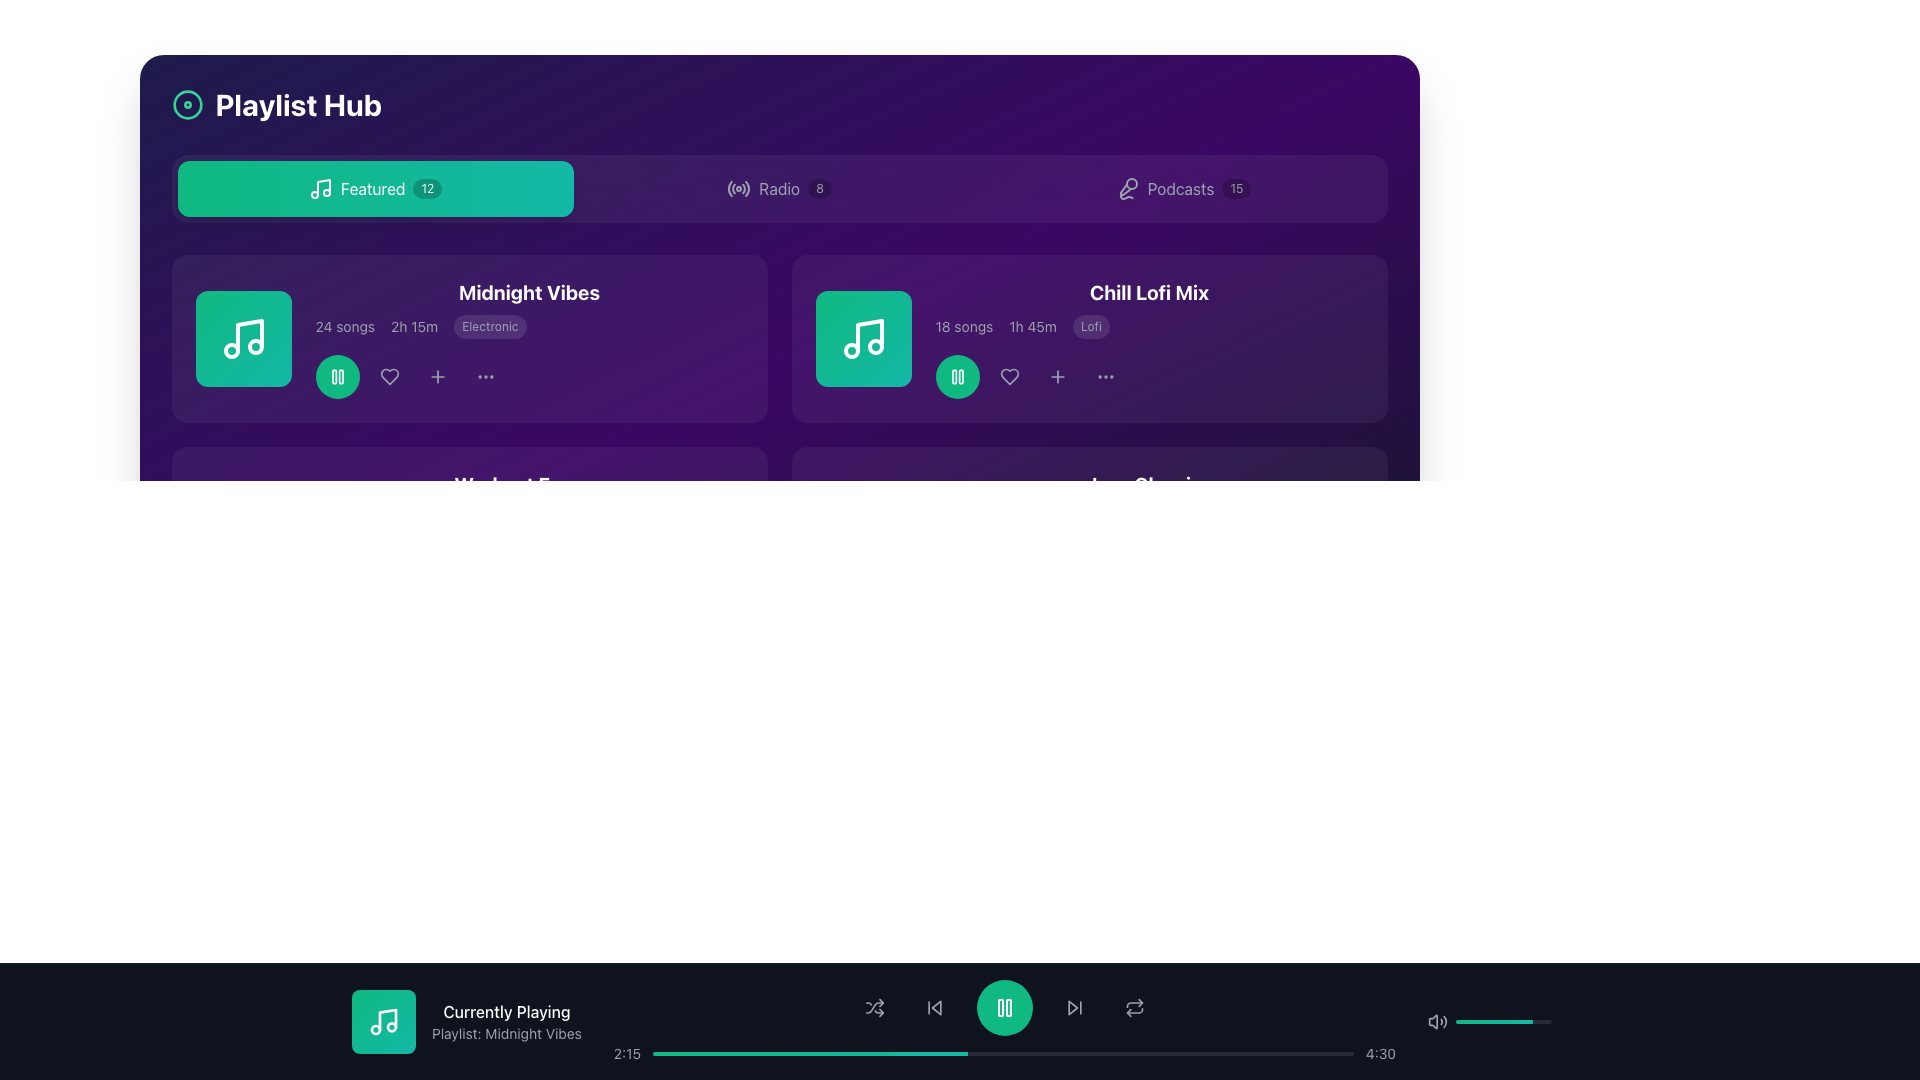 This screenshot has height=1080, width=1920. Describe the element at coordinates (465, 1022) in the screenshot. I see `the informational text group with graphical icon that displays the currently playing playlist's information, located in the lower part of the interface, first from the left in the bar component` at that location.